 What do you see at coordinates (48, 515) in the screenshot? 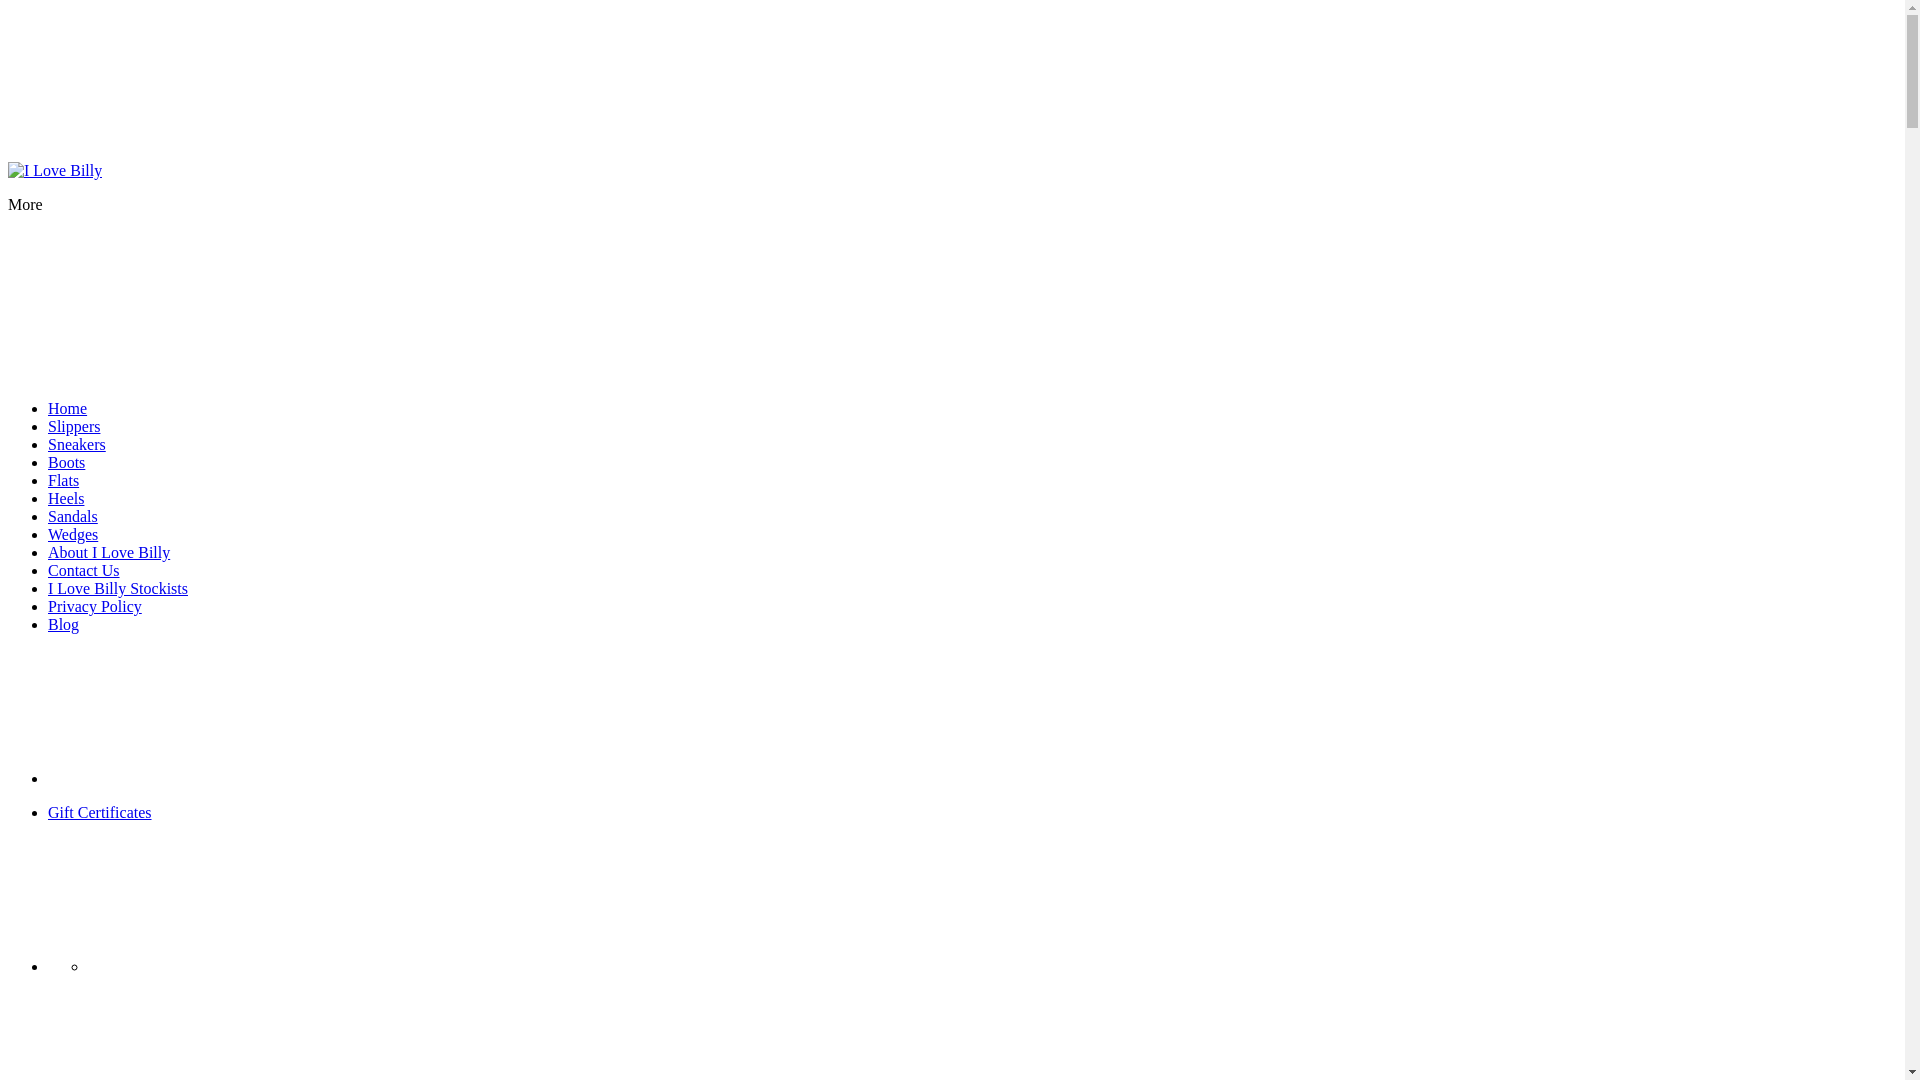
I see `'Sandals'` at bounding box center [48, 515].